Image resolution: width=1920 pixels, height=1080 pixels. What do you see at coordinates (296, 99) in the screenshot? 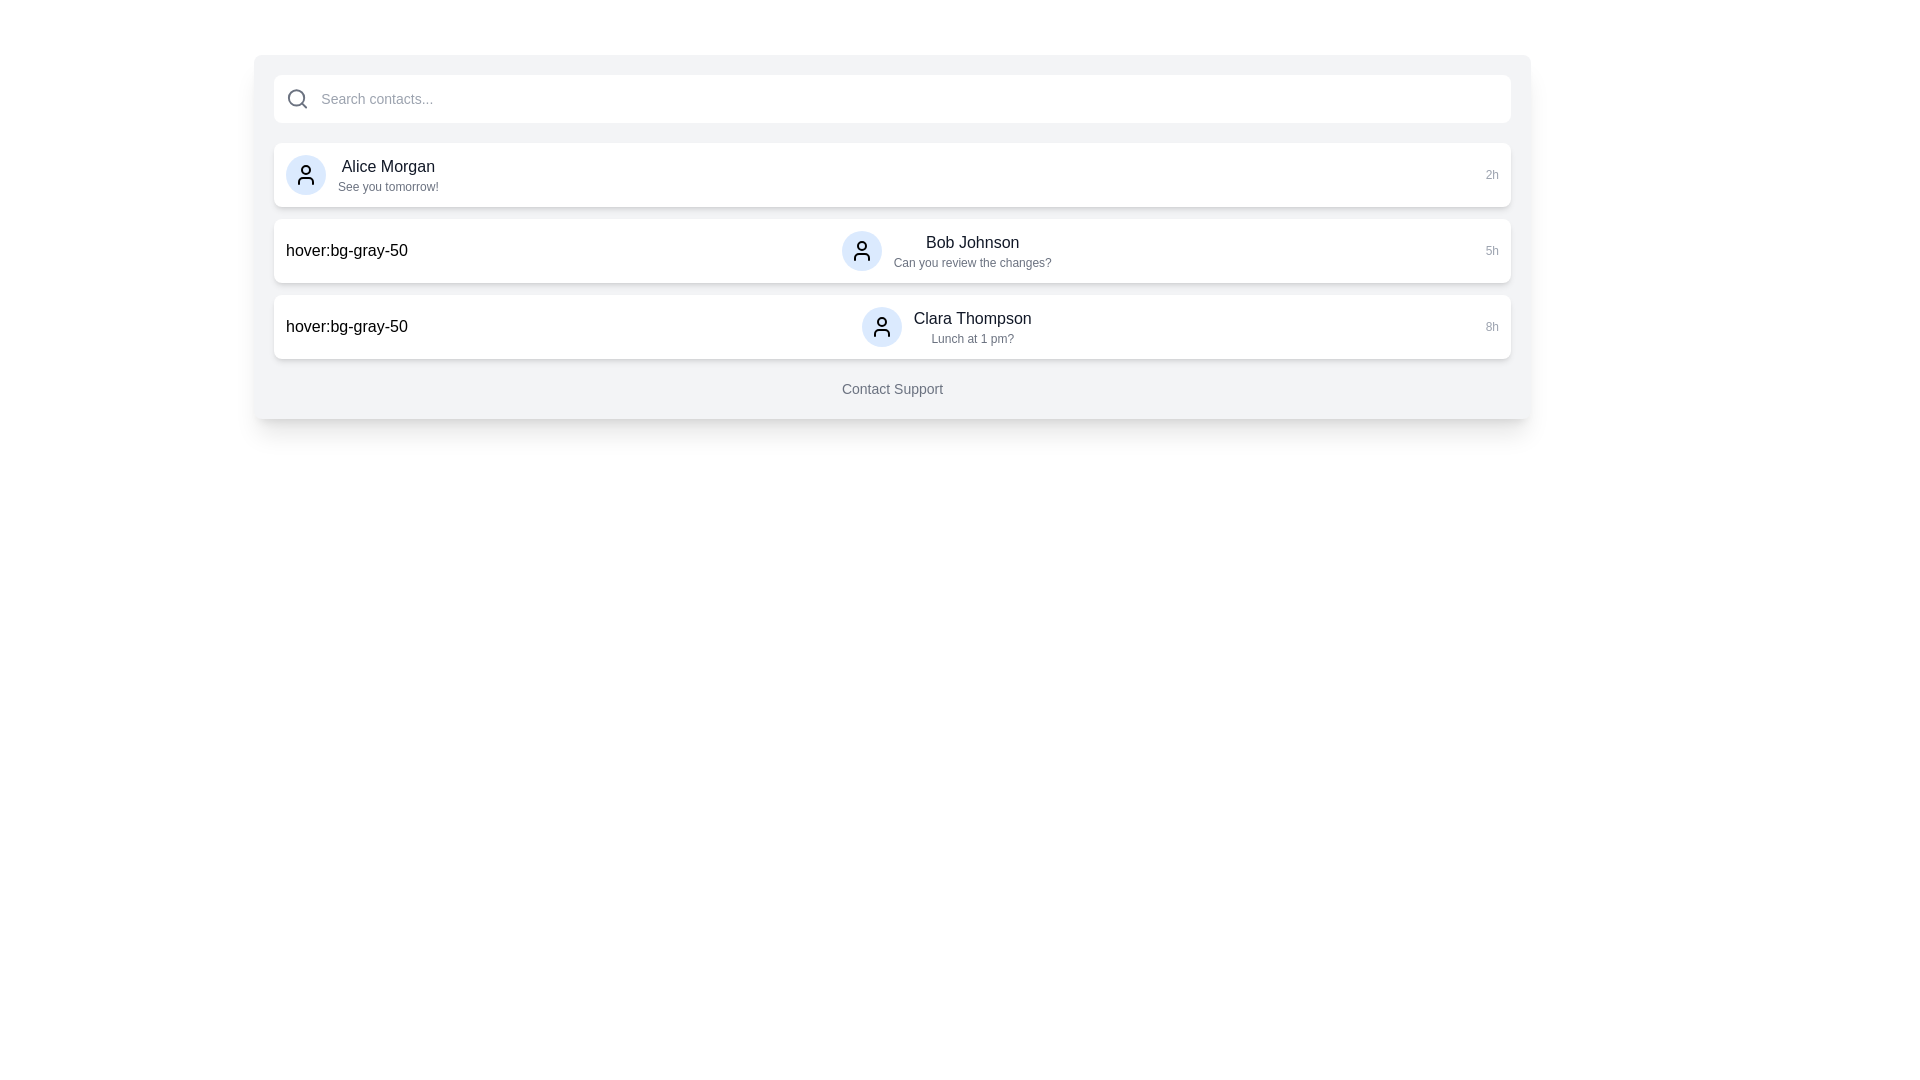
I see `the gray magnifying glass icon, which is styled in a minimalist design with thin outlines, located on the left side adjacent to the 'Search contacts...' text input field` at bounding box center [296, 99].